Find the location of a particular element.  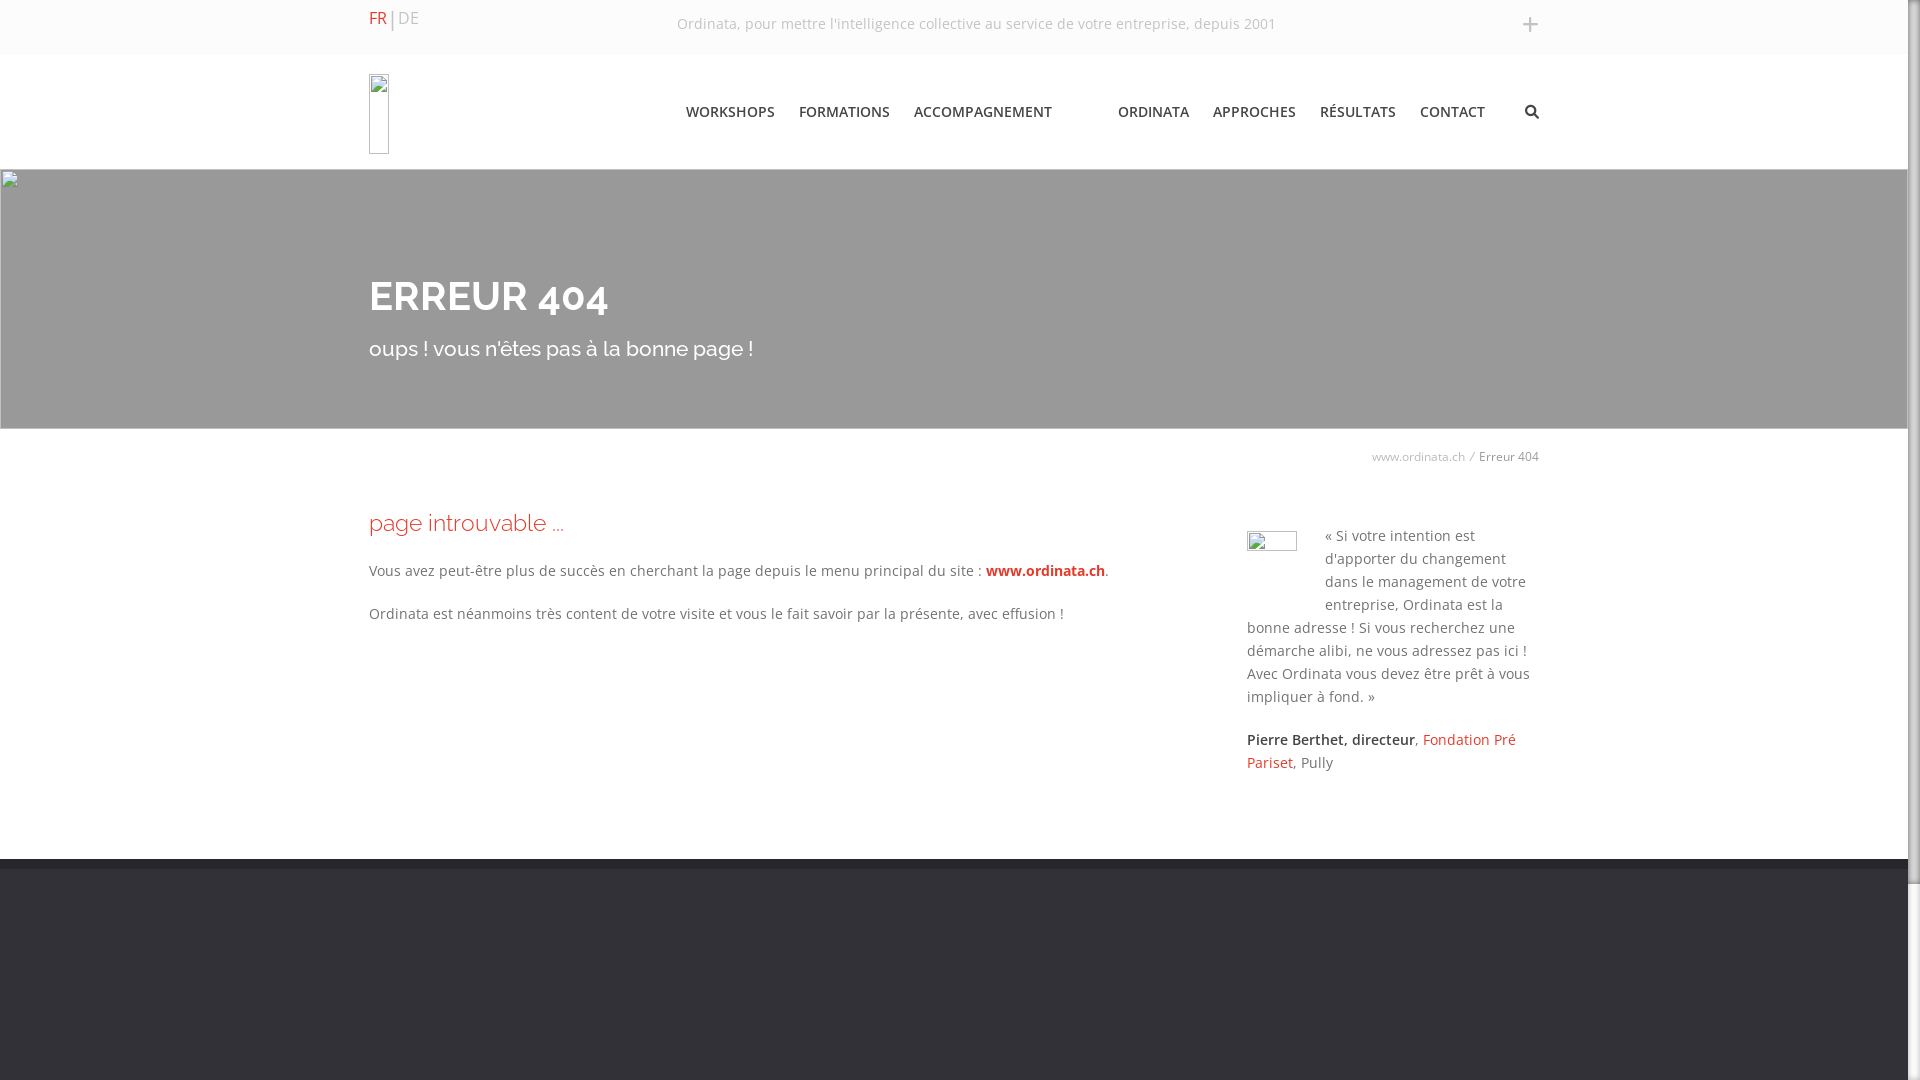

'www.ordinata.ch' is located at coordinates (1417, 456).